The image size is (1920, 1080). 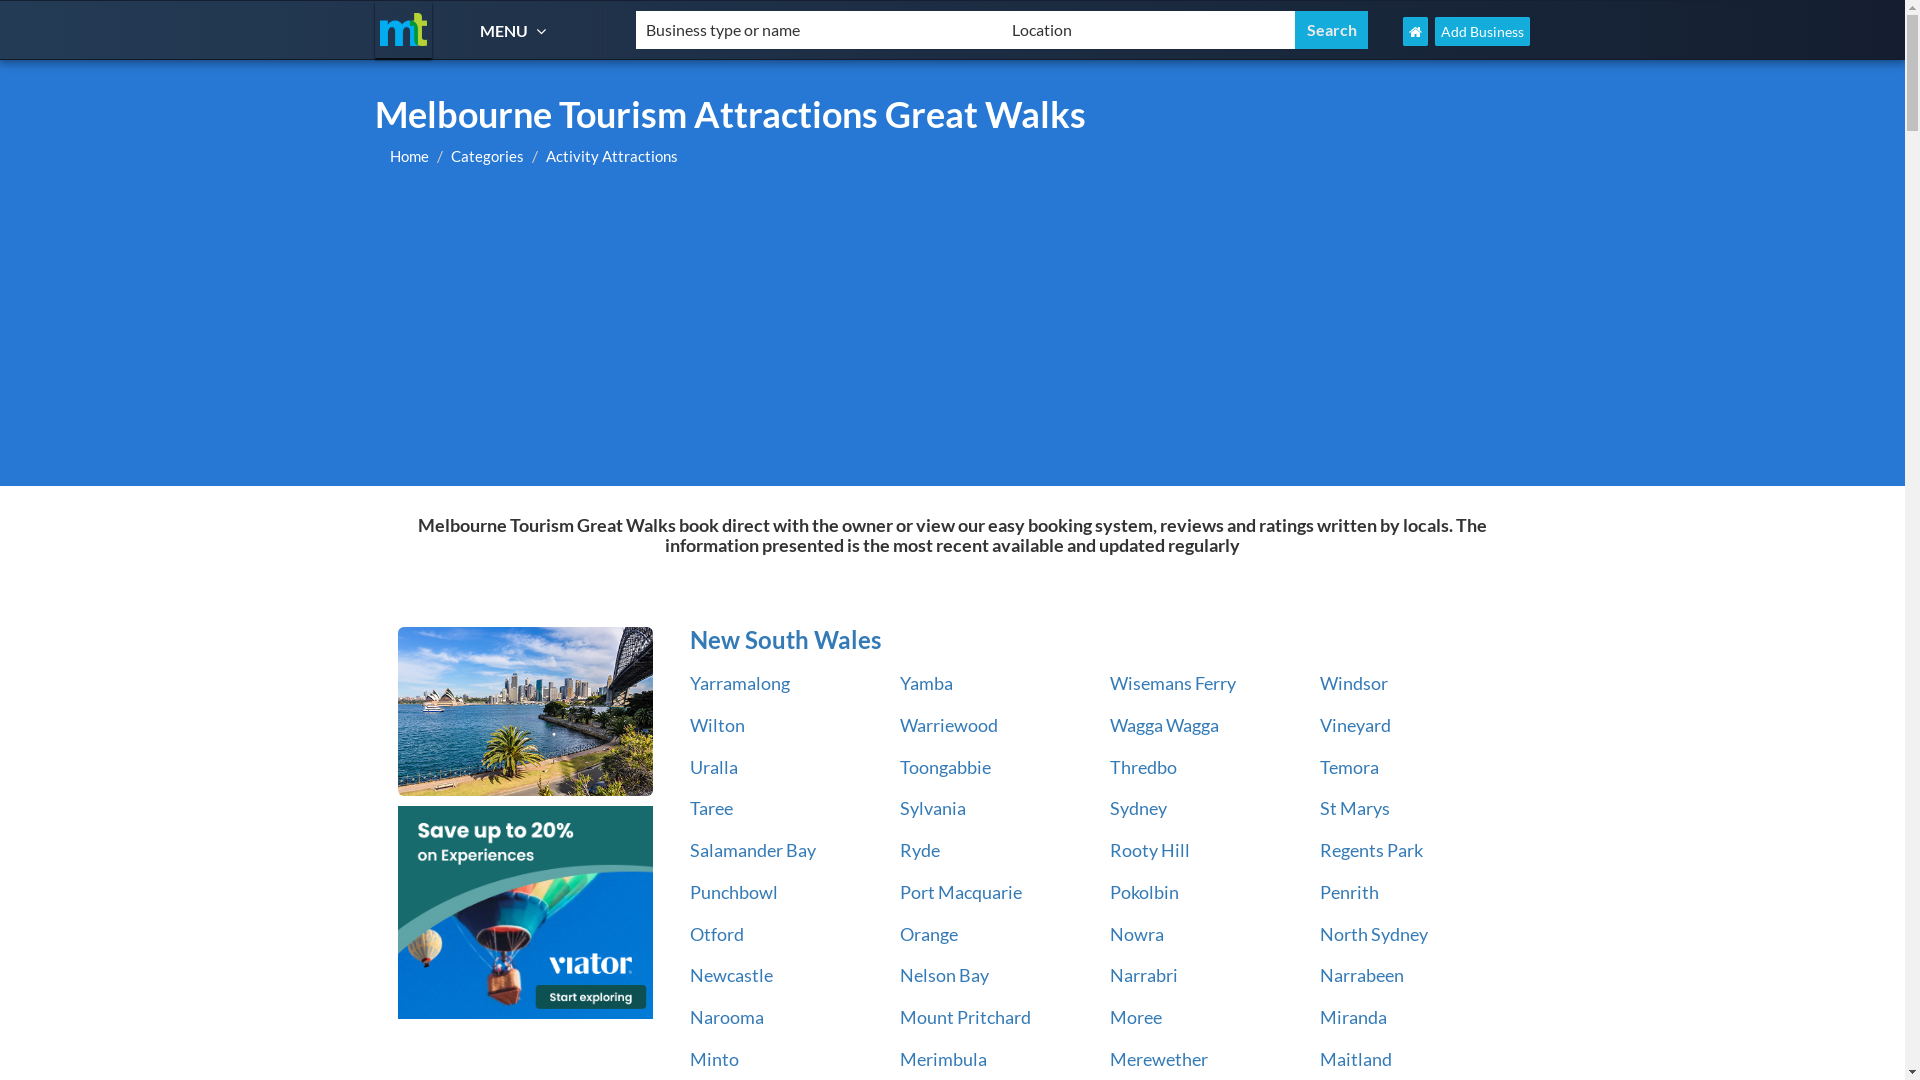 I want to click on 'Melbourne Tourism', so click(x=402, y=29).